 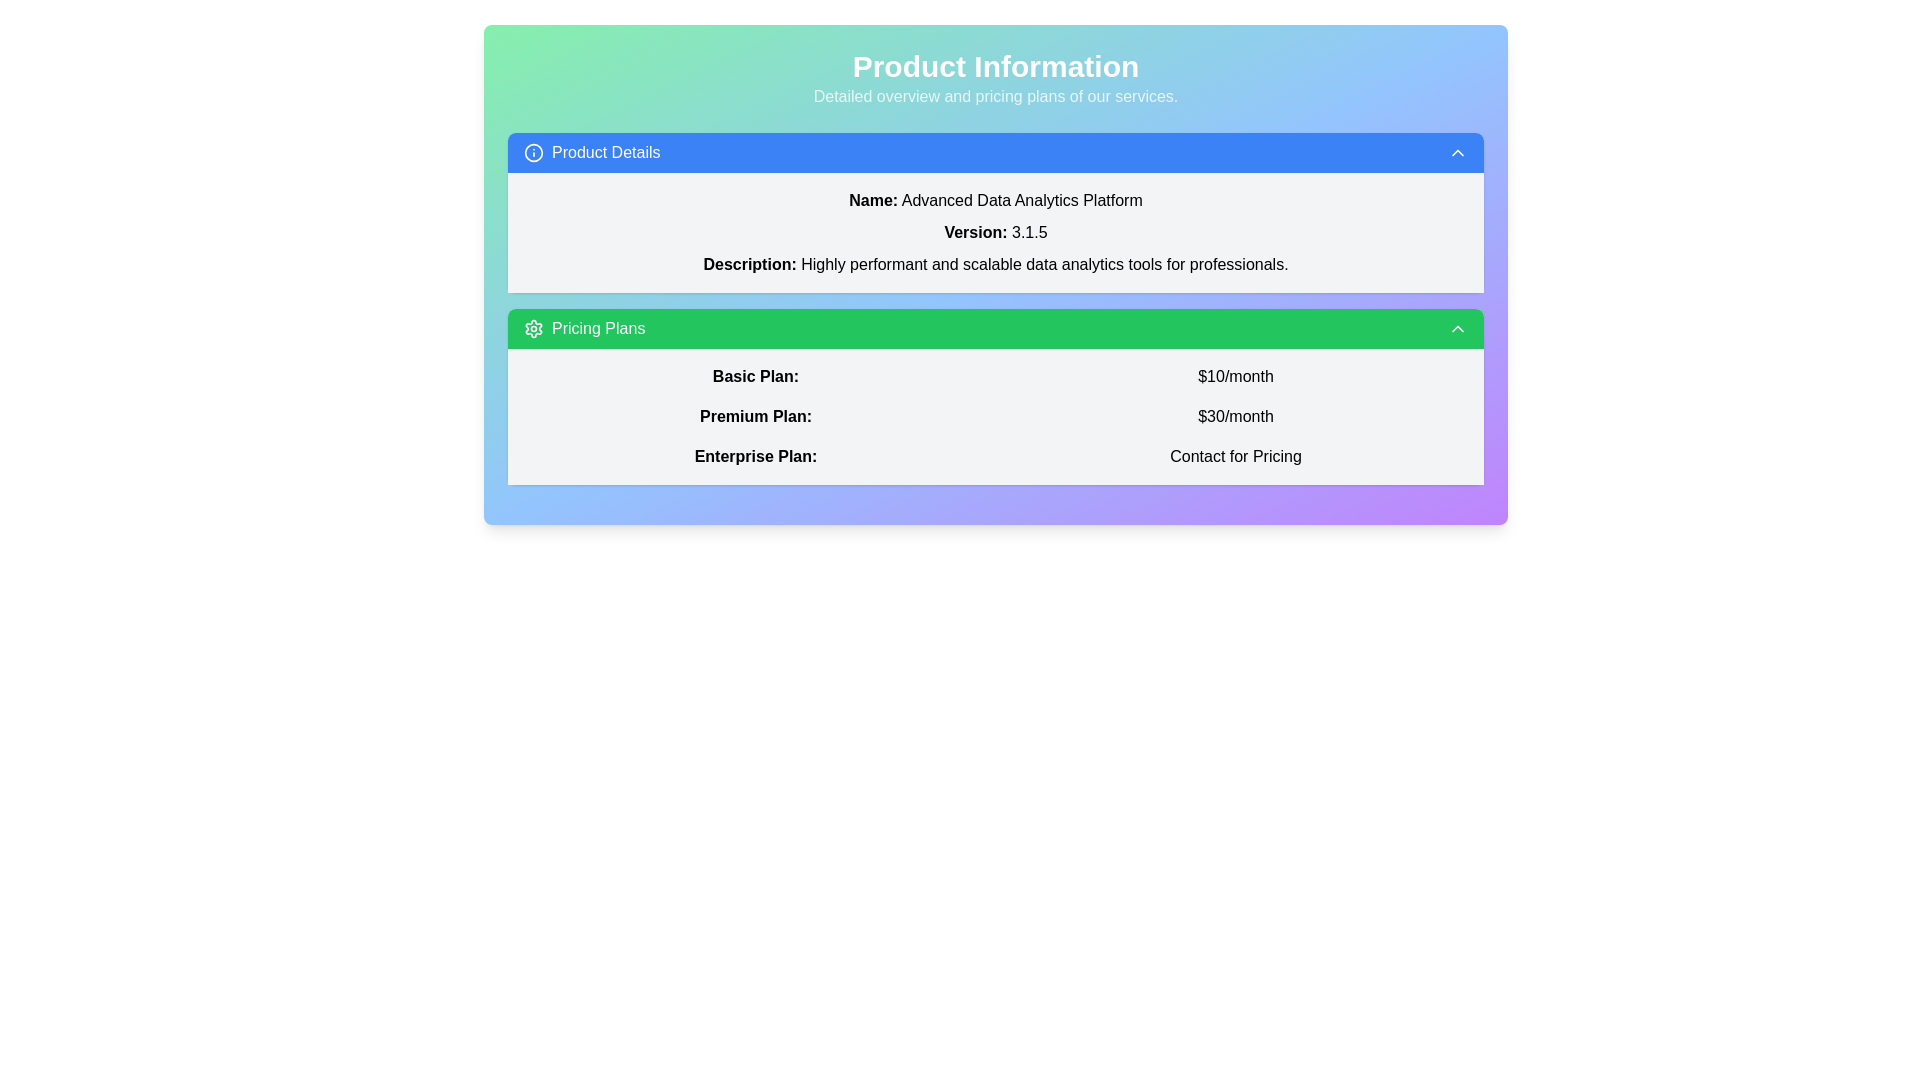 I want to click on the Text Label in the 'Pricing Plans' section that identifies the name of a pricing plan, located below 'Basic Plan:' and above 'Enterprise Plan:' in the left column, so click(x=754, y=415).